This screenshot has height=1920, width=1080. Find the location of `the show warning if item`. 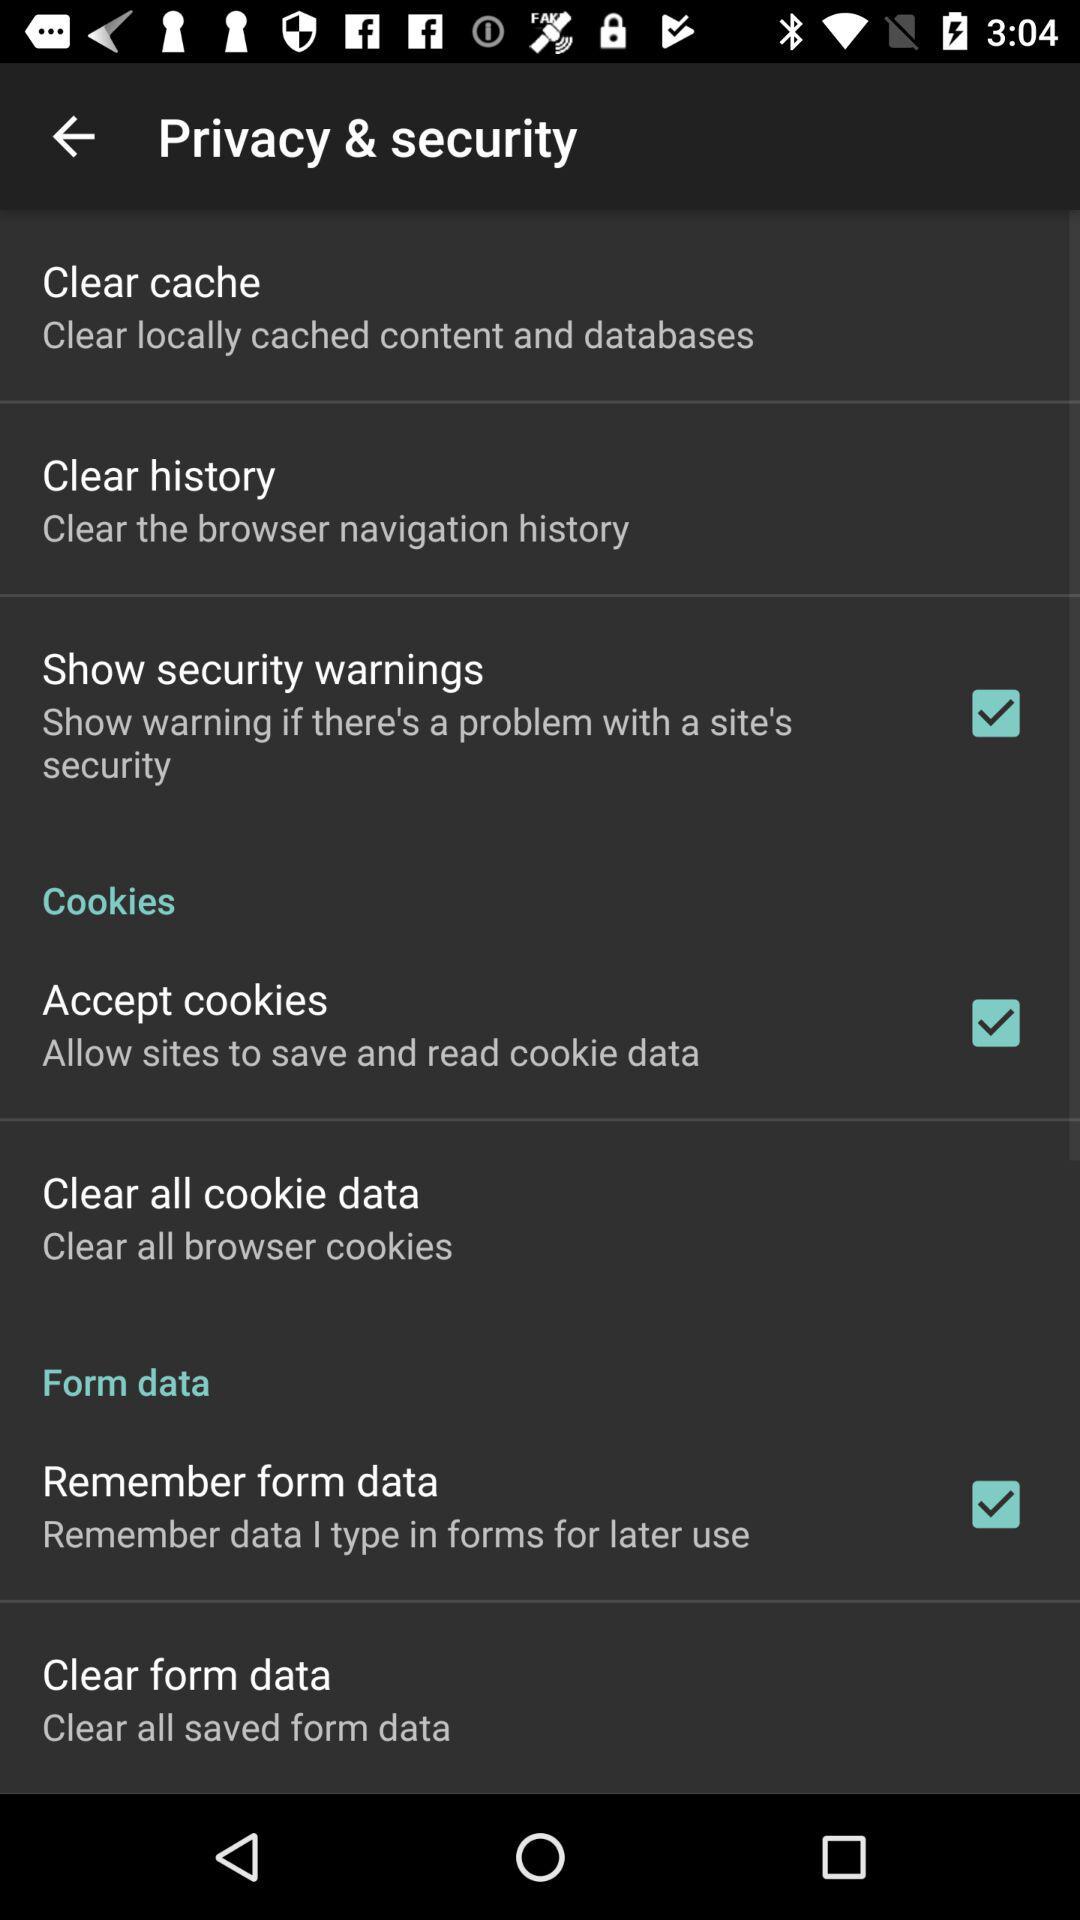

the show warning if item is located at coordinates (477, 741).